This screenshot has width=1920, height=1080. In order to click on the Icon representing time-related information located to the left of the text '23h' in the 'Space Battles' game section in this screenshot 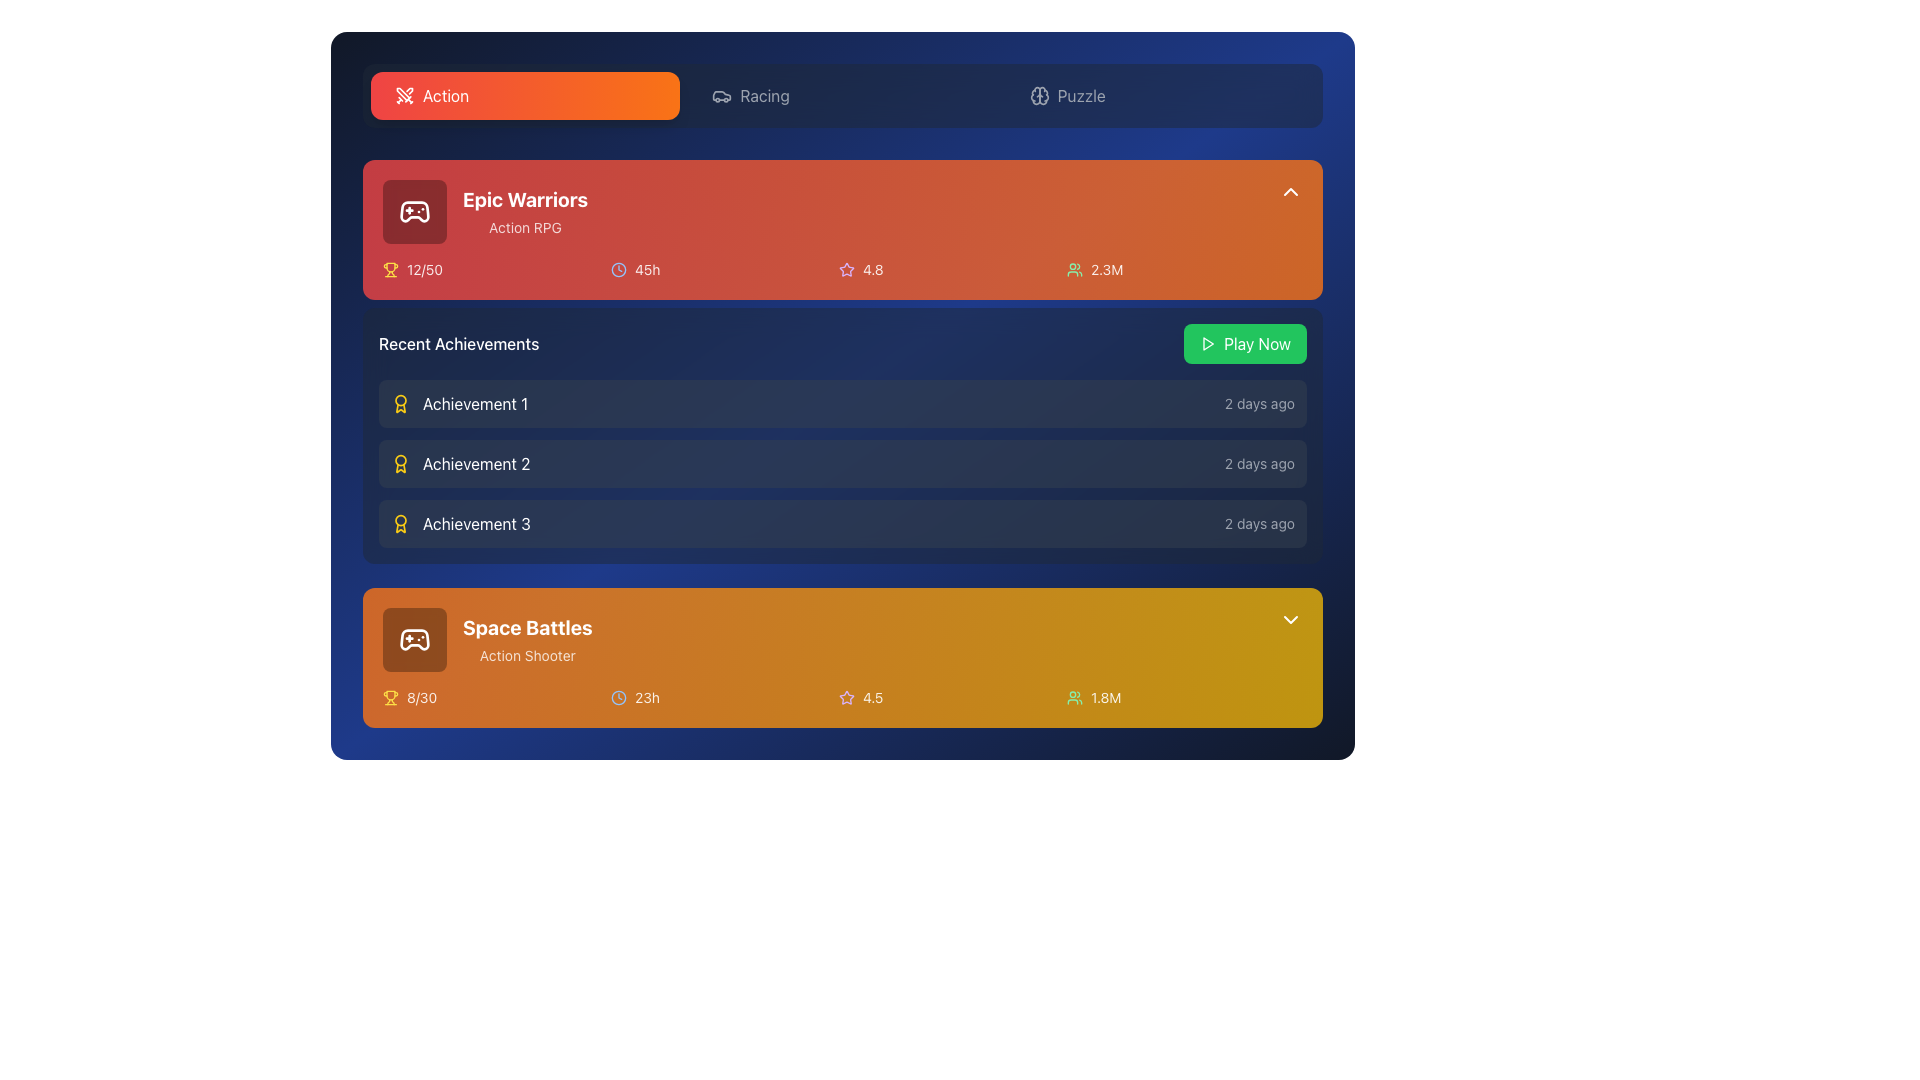, I will do `click(618, 697)`.